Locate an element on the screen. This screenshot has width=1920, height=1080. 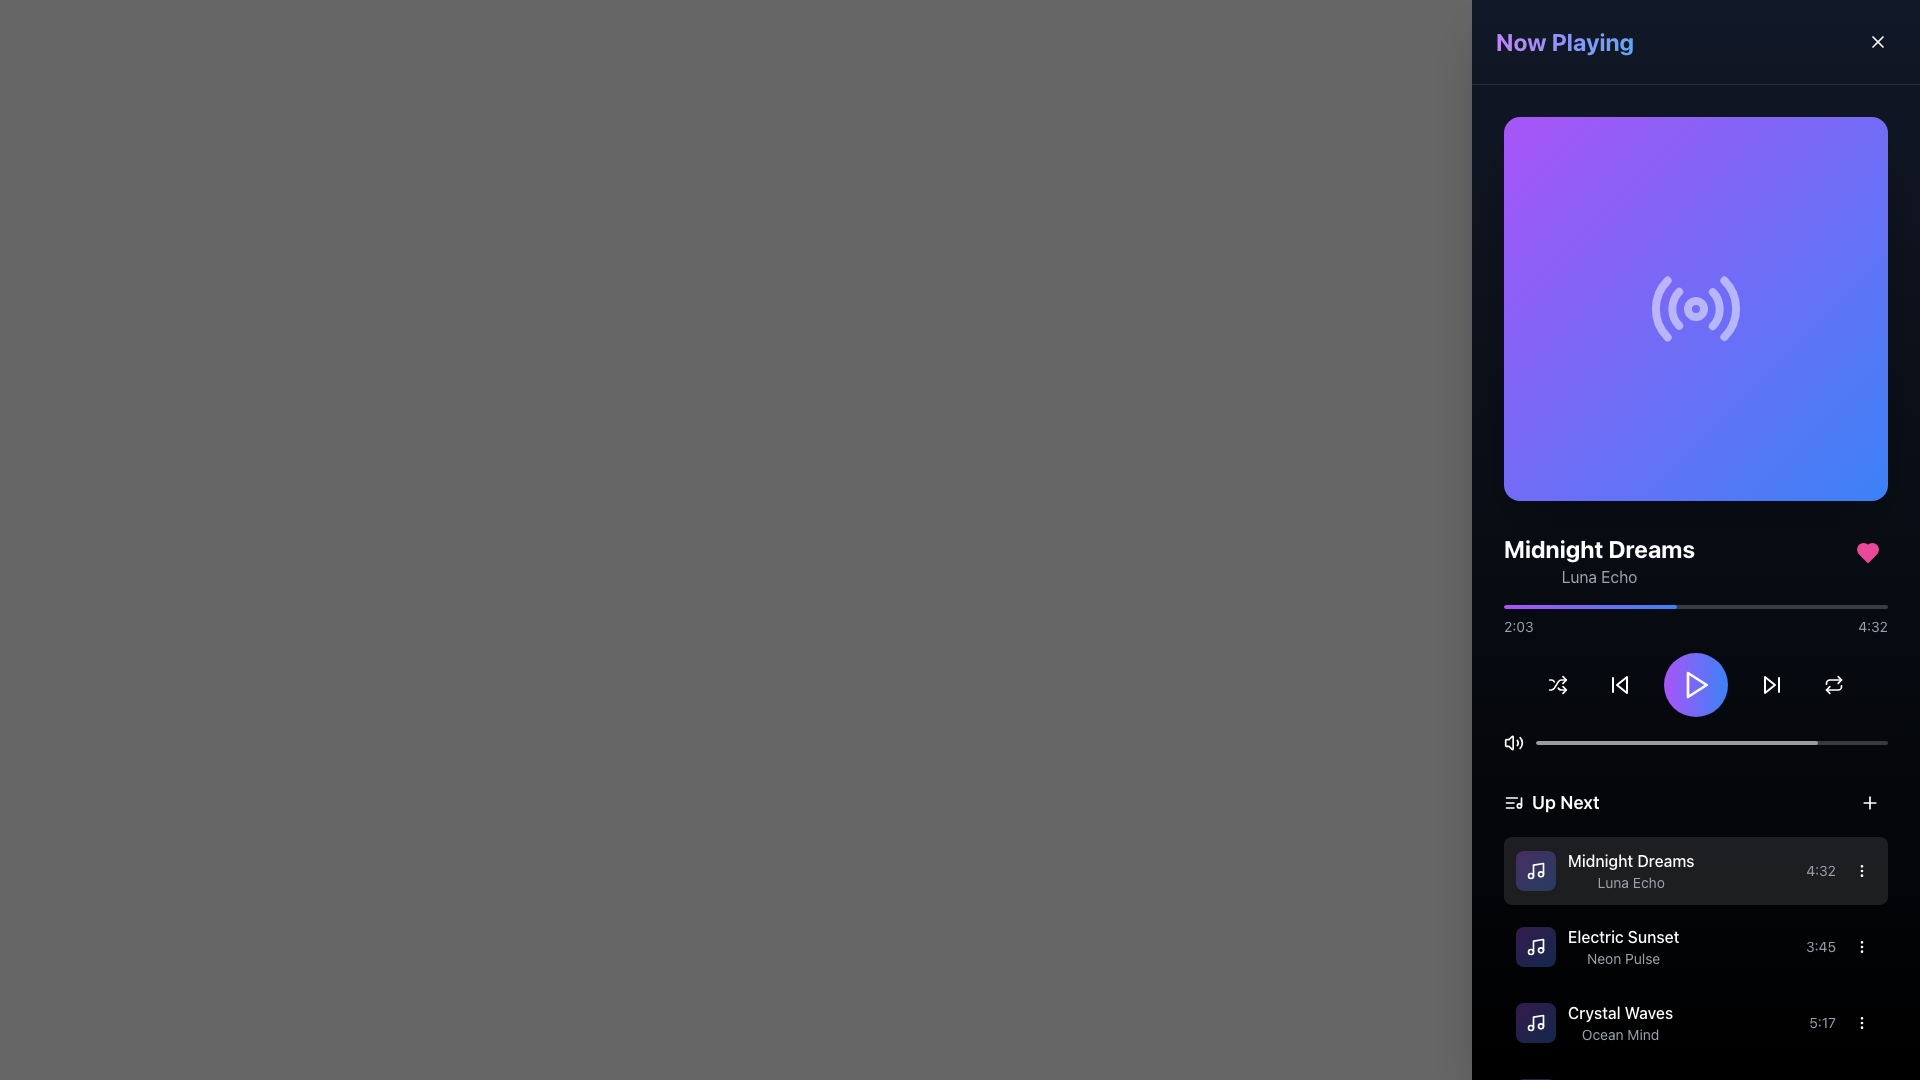
the progress bar is located at coordinates (1542, 605).